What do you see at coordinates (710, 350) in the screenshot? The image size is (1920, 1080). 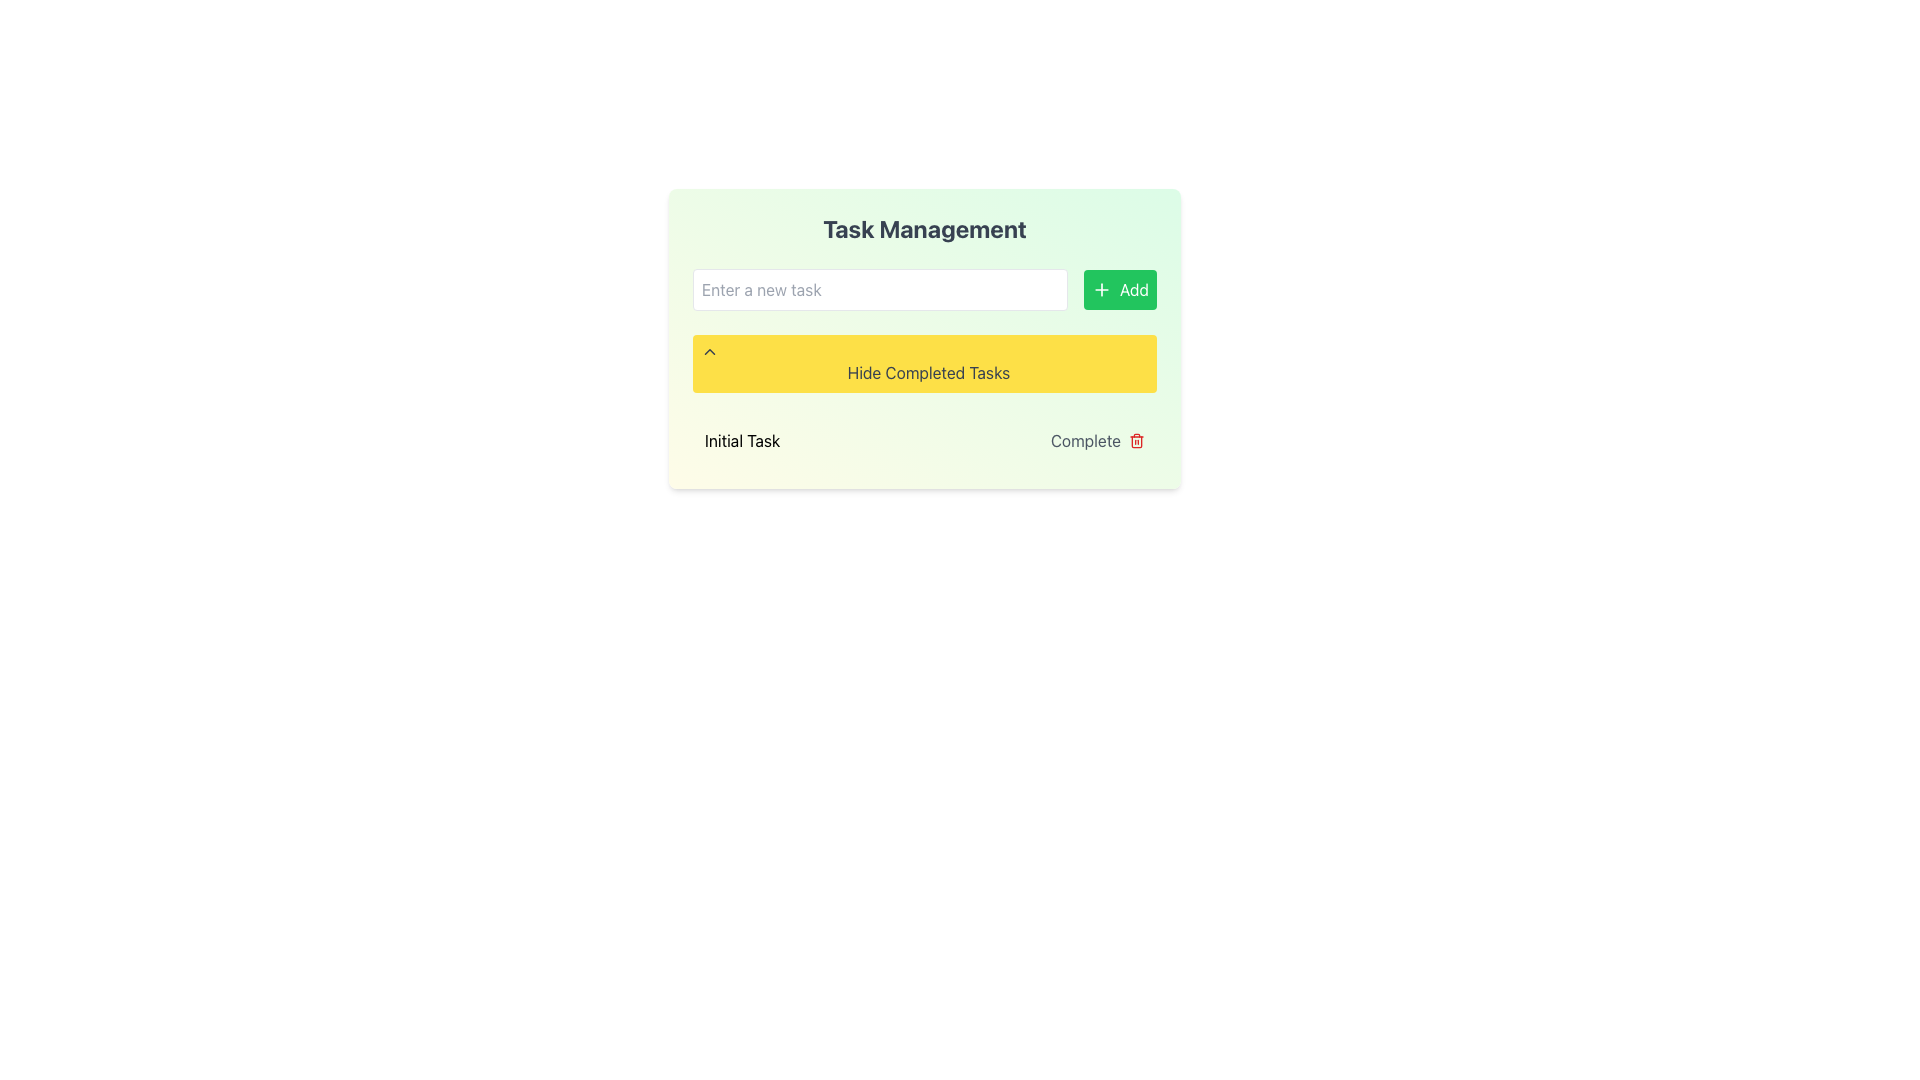 I see `the small upward chevron icon located to the left of the 'Hide Completed Tasks' button` at bounding box center [710, 350].